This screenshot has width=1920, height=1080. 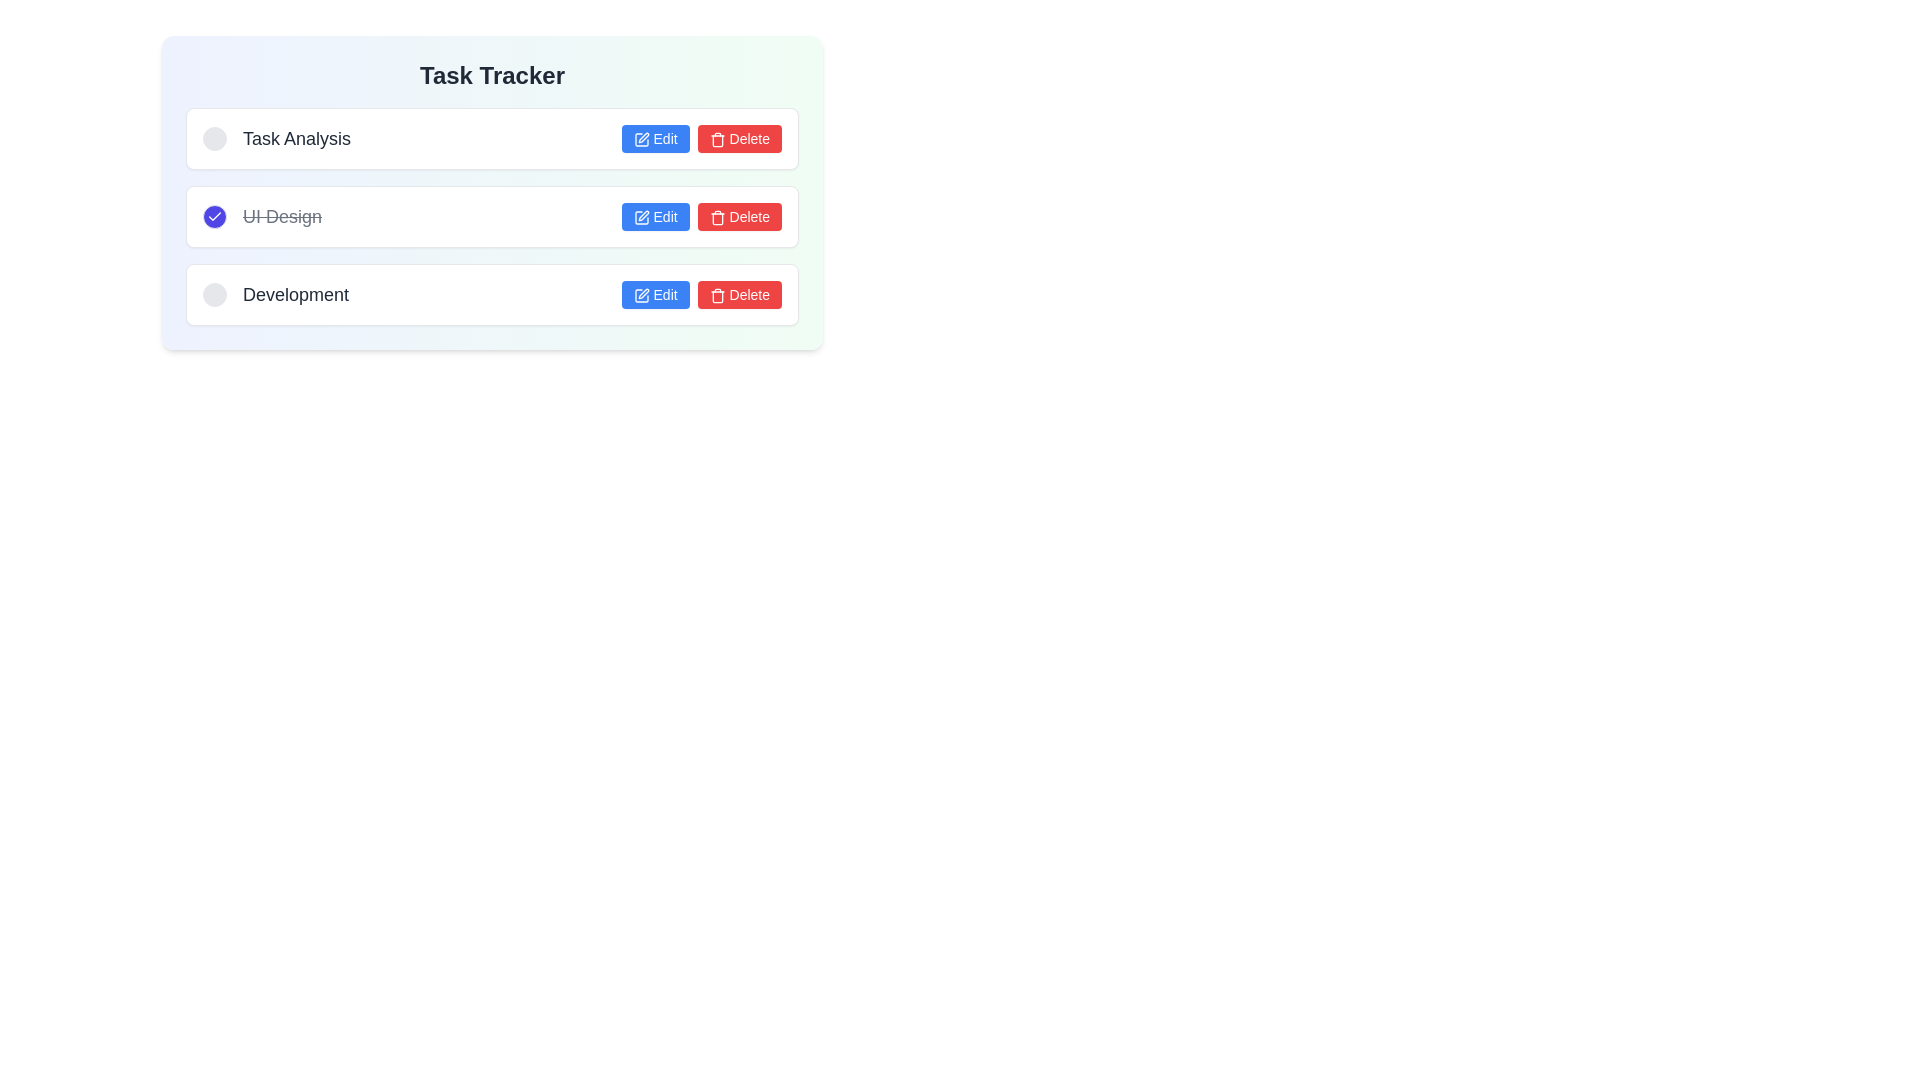 What do you see at coordinates (738, 216) in the screenshot?
I see `the 'Delete' button located to the right of the 'UI Design' task label in the second row of the task list widget` at bounding box center [738, 216].